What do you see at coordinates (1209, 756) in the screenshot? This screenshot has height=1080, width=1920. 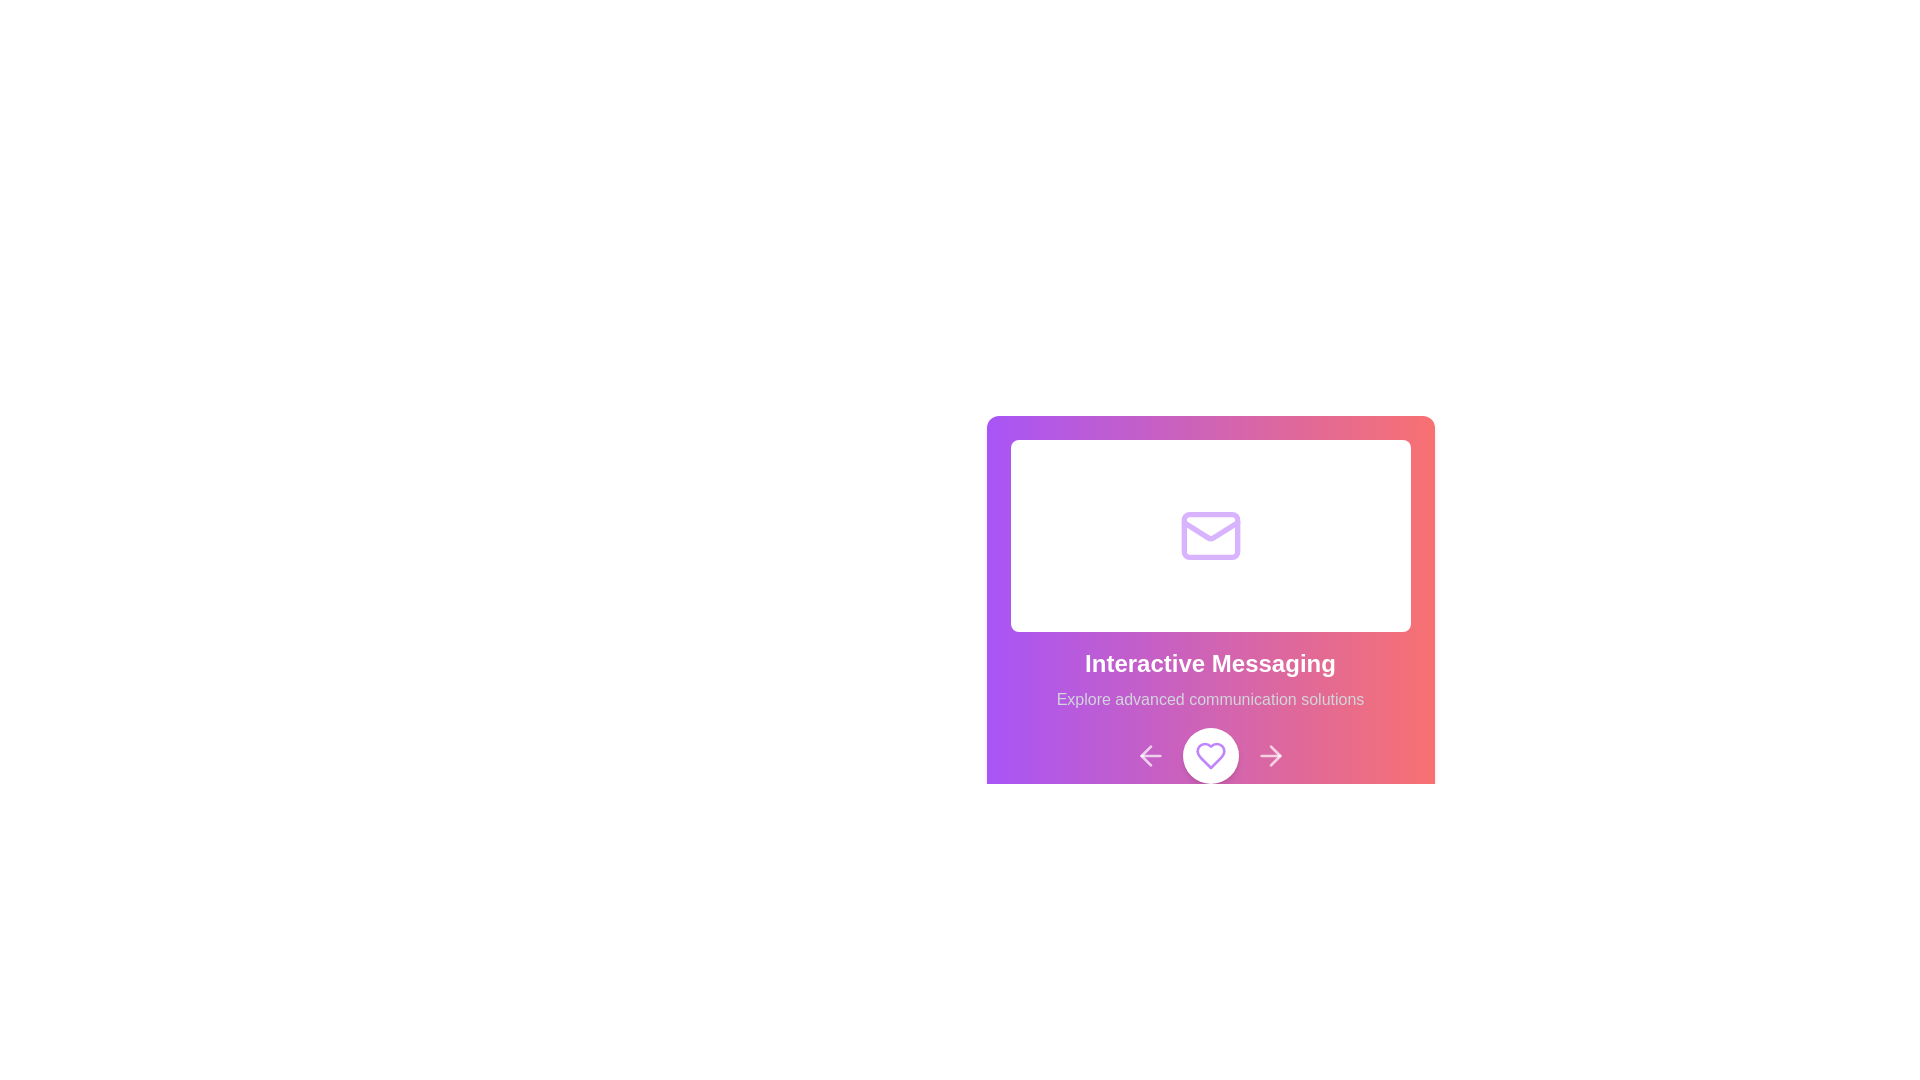 I see `the circular button used for selecting a favorite or liking content, located at the center of the gradient bar in the 'Interactive Messaging' card` at bounding box center [1209, 756].